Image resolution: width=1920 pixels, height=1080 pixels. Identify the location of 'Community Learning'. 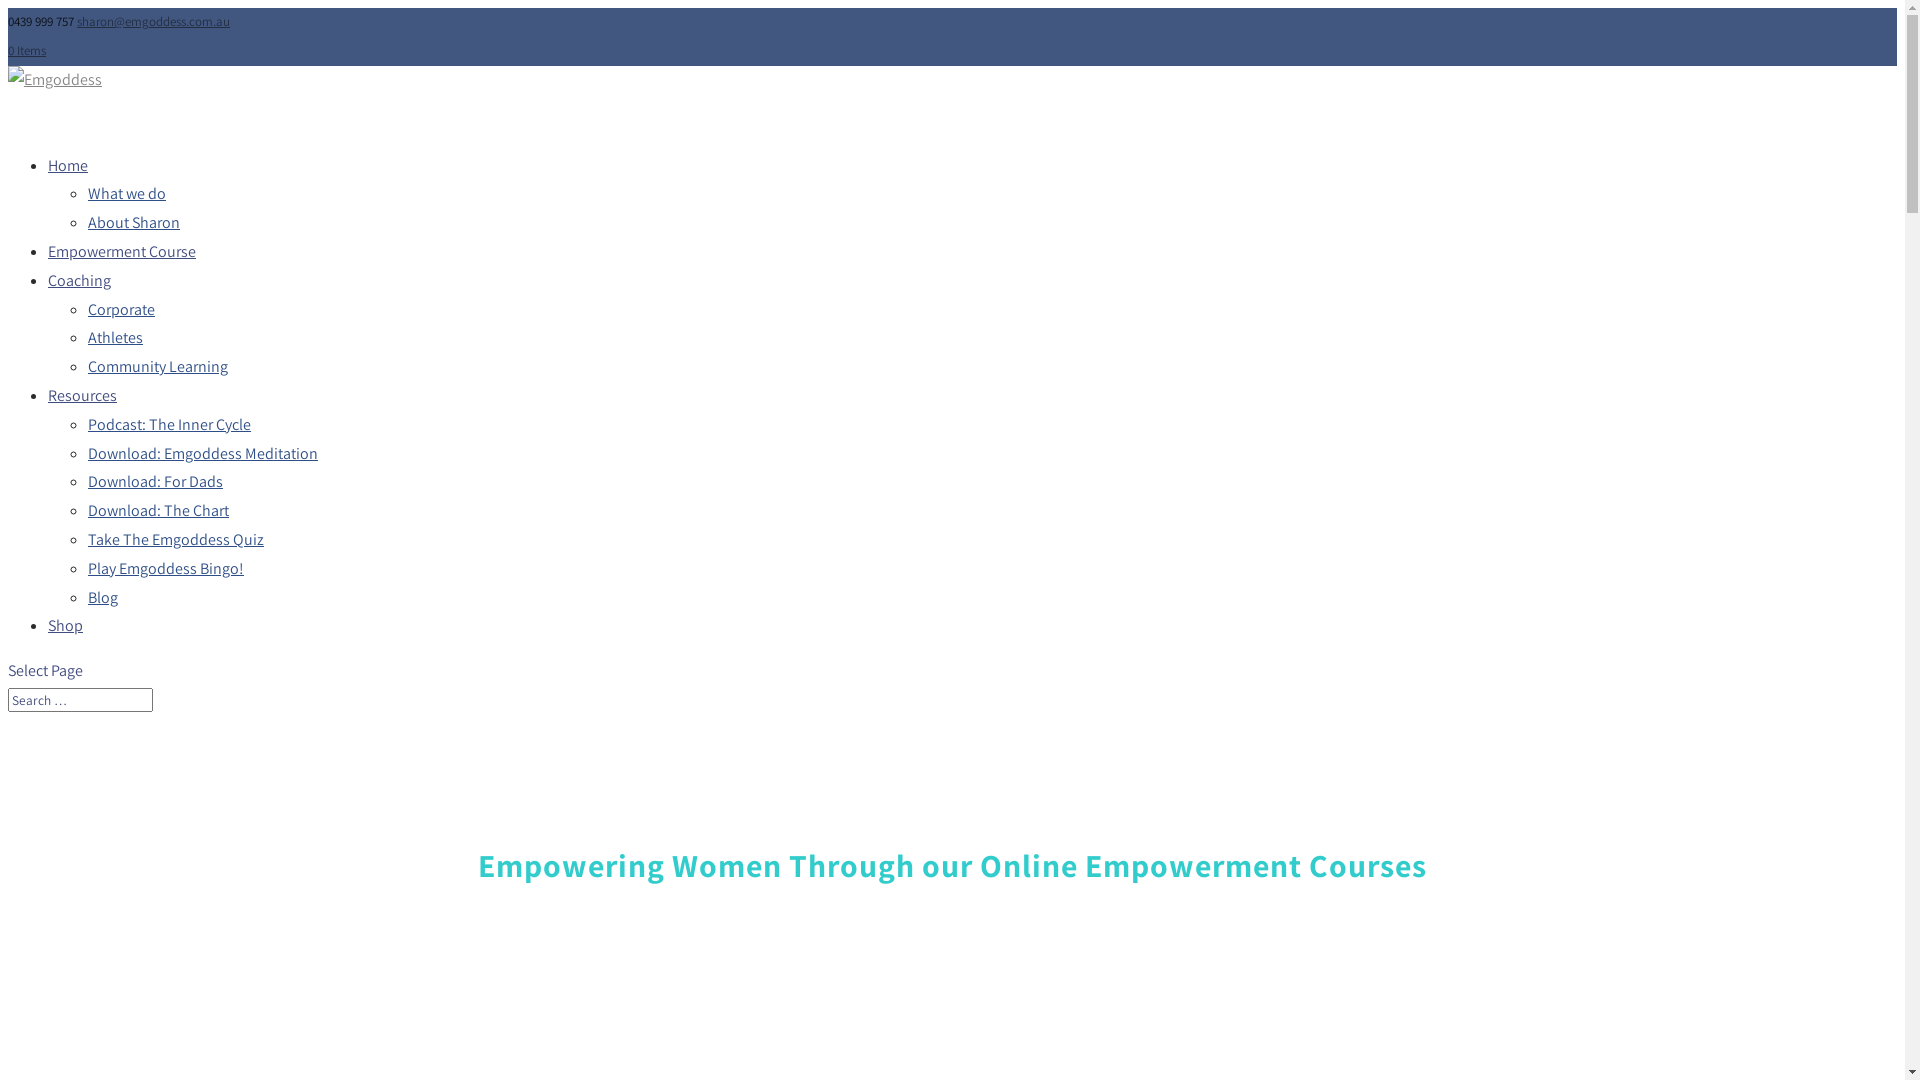
(157, 366).